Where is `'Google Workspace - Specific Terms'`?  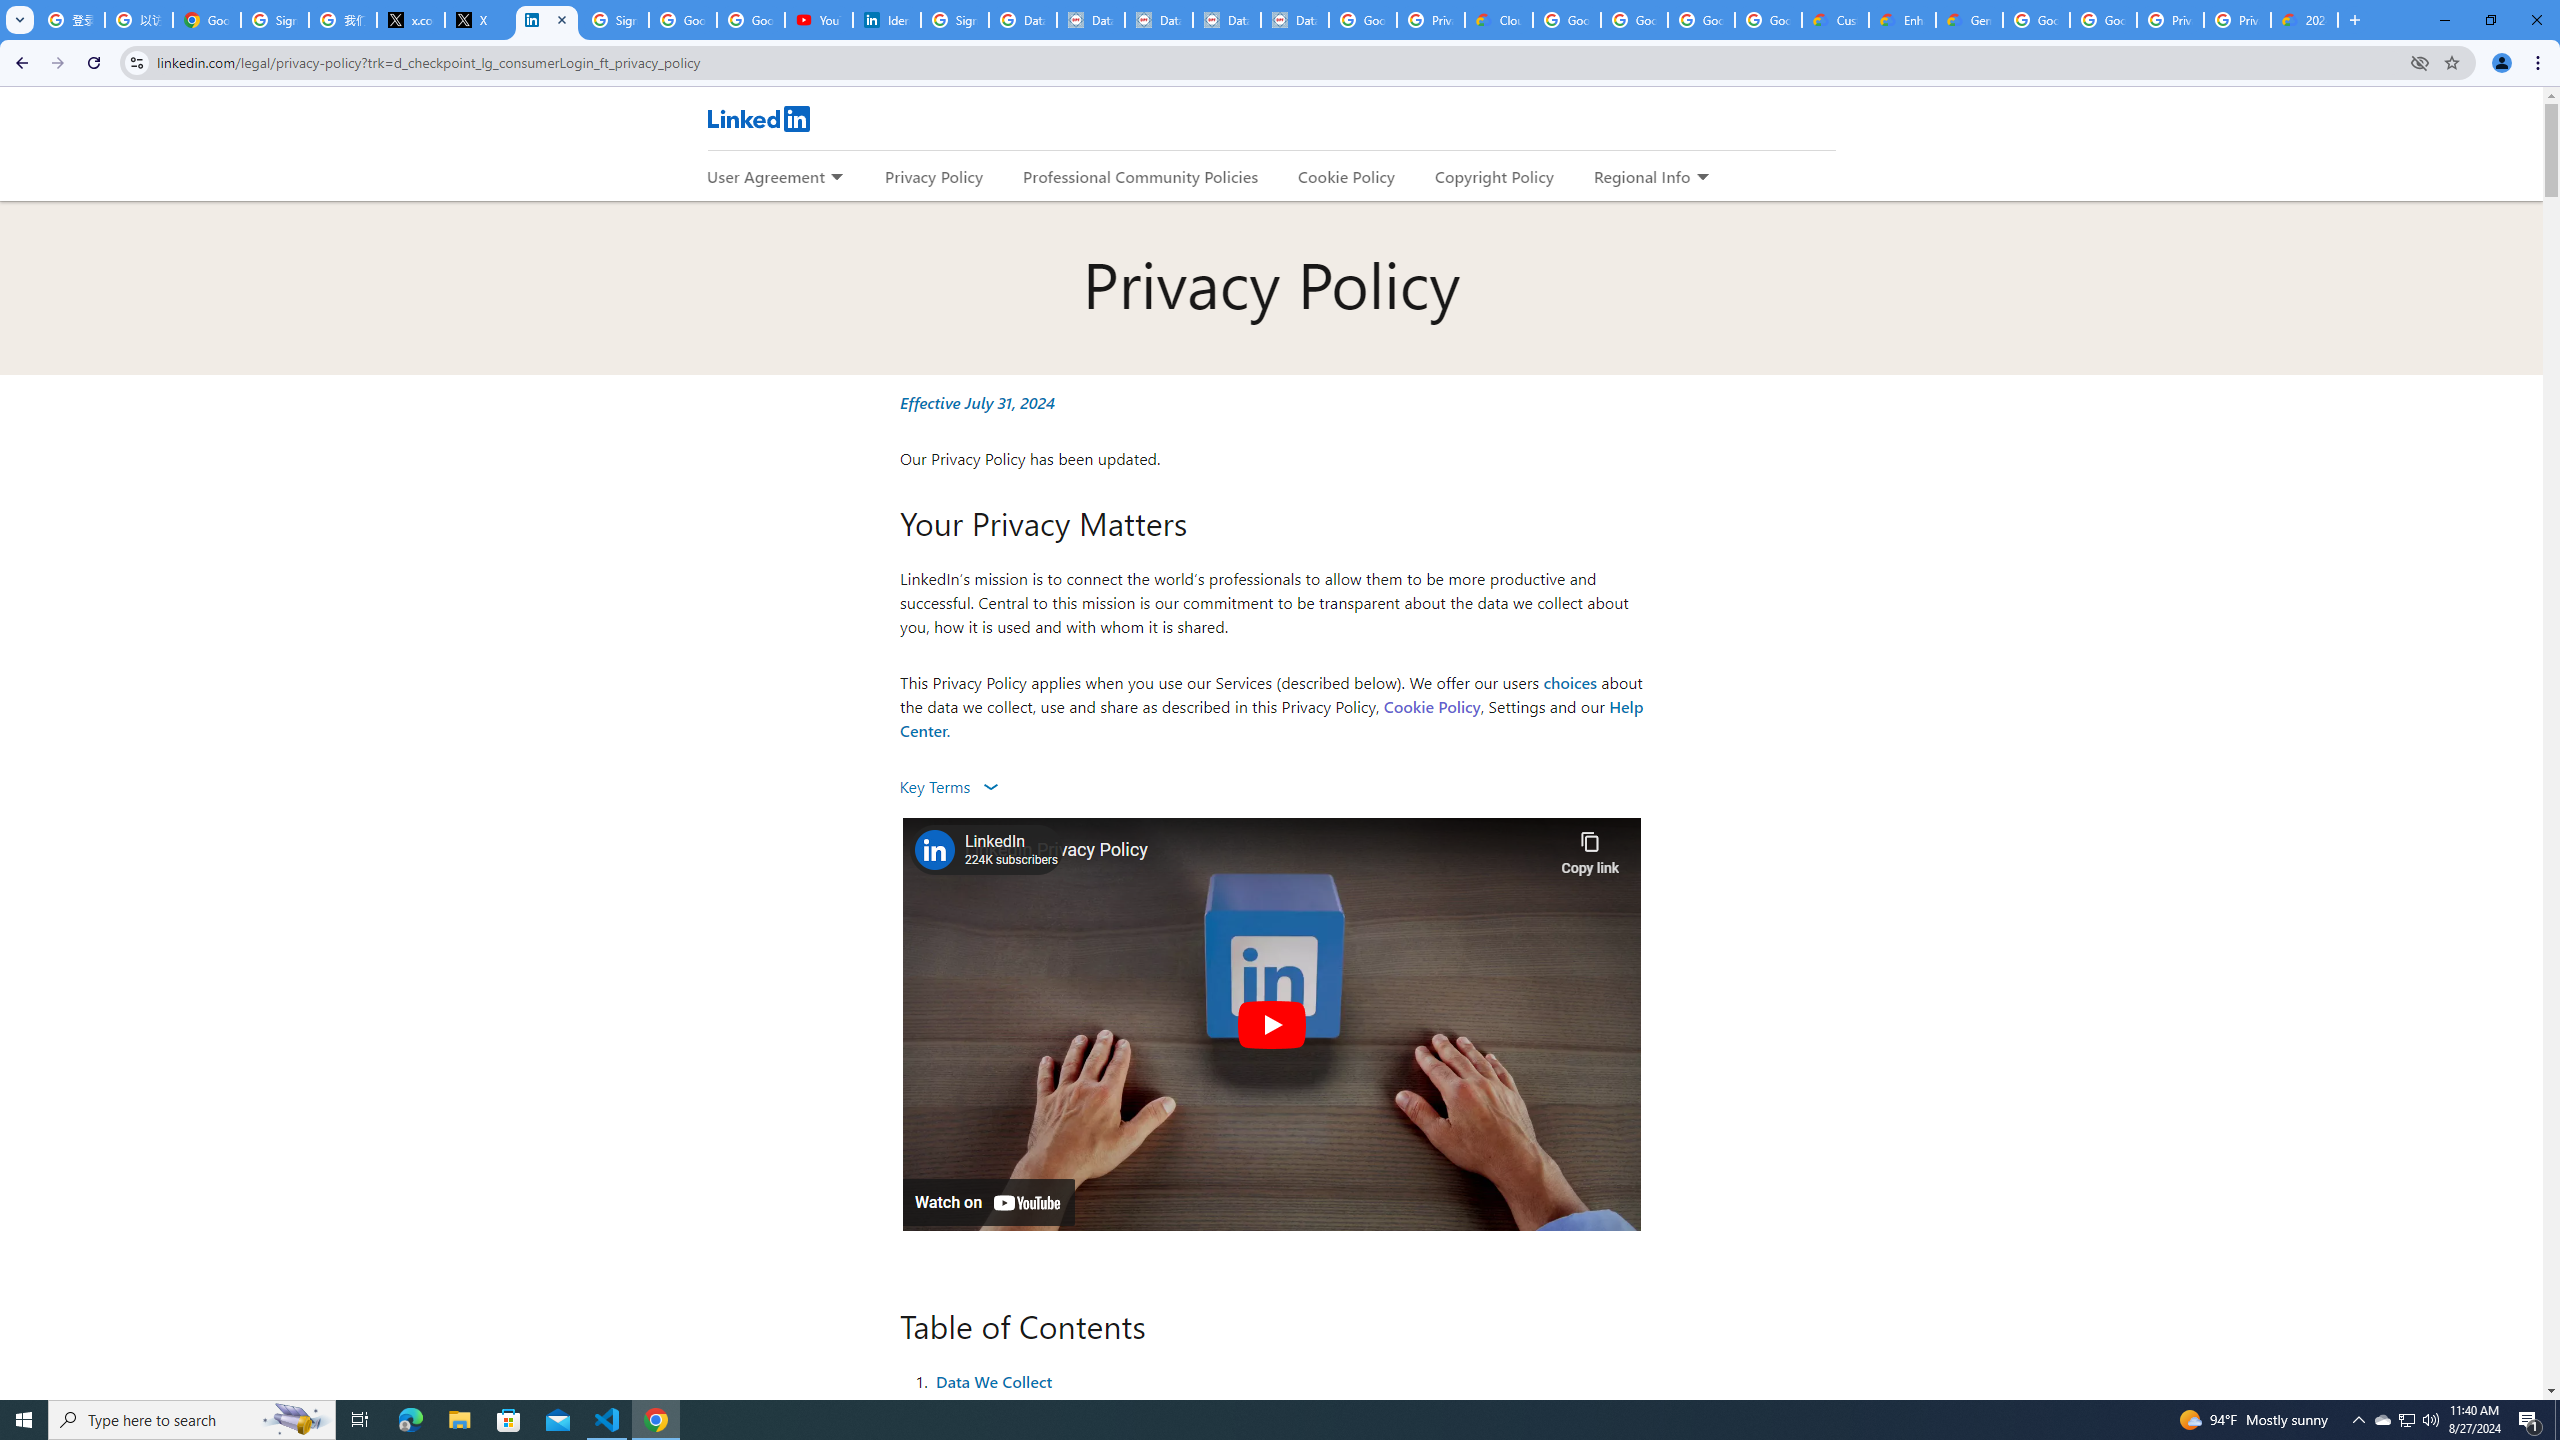 'Google Workspace - Specific Terms' is located at coordinates (1700, 19).